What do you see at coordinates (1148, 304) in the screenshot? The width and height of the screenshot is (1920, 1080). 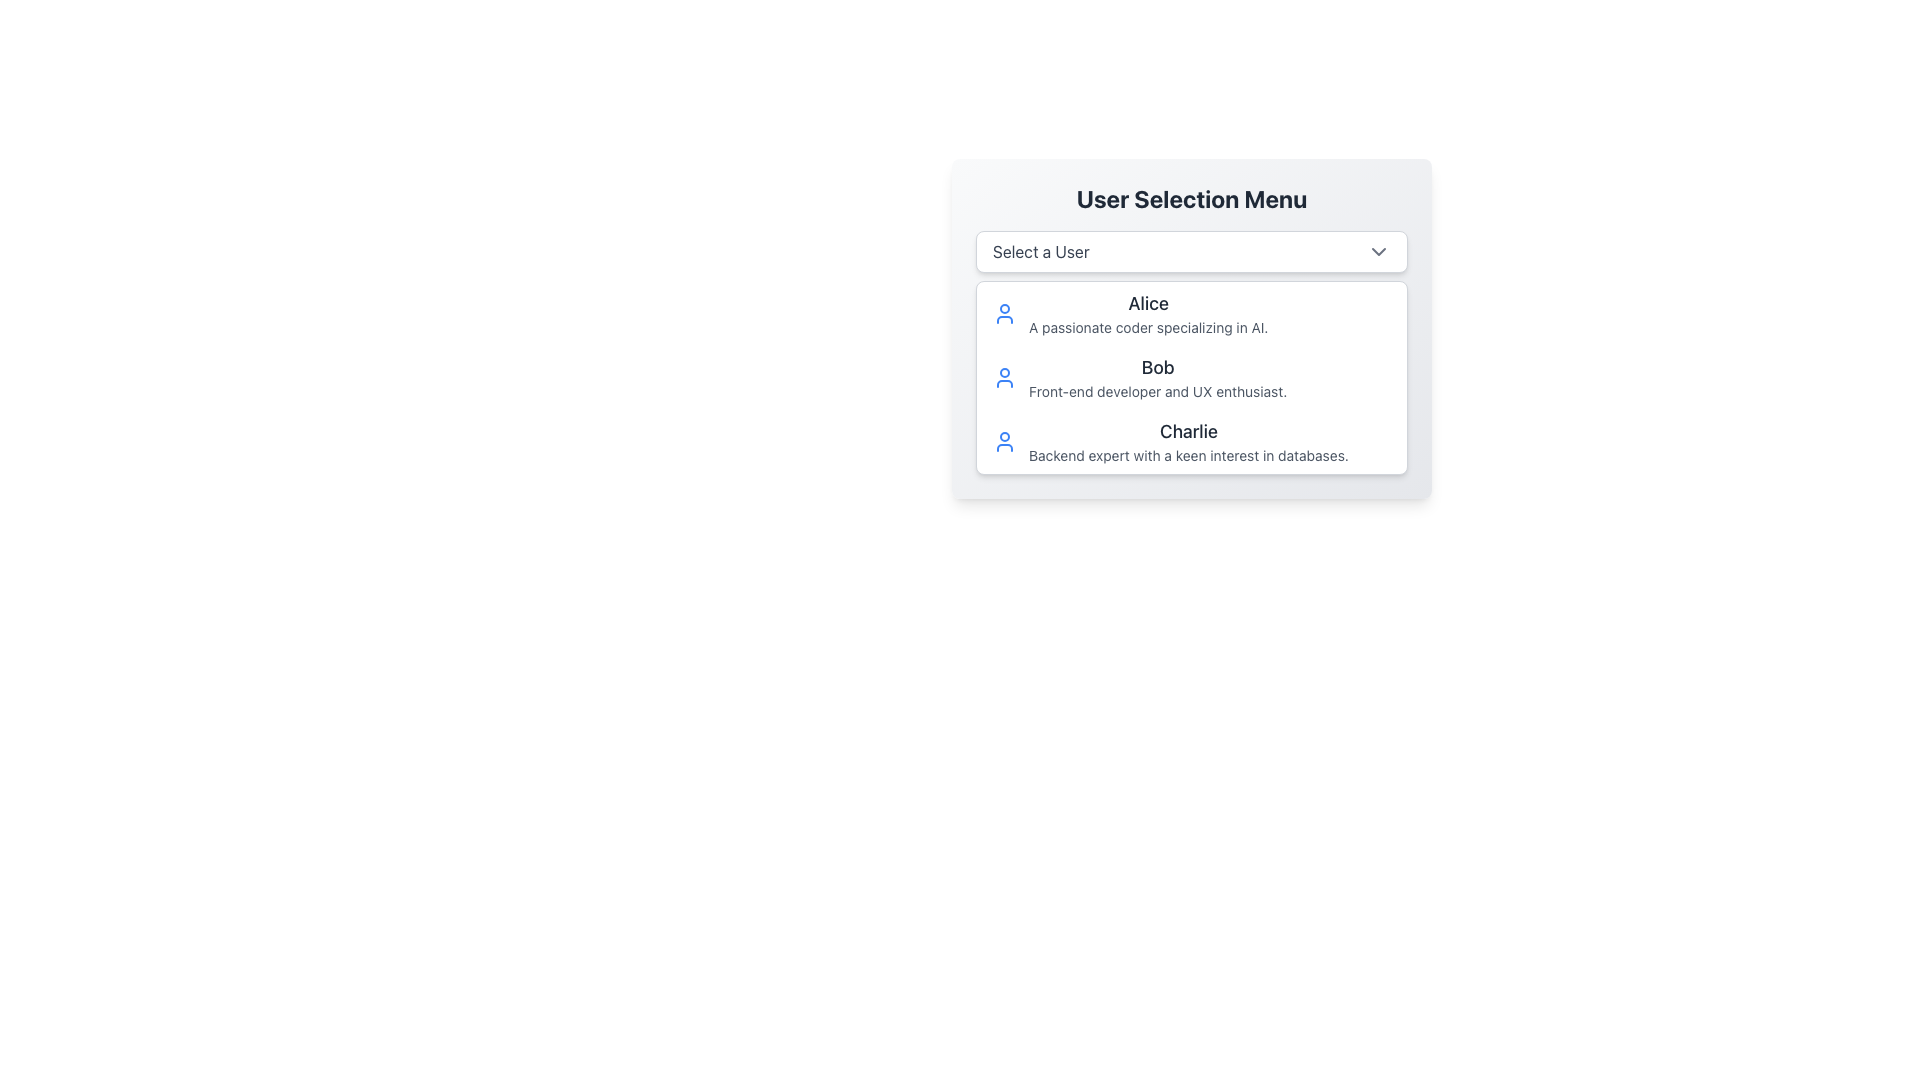 I see `the user's name in the user selection menu` at bounding box center [1148, 304].